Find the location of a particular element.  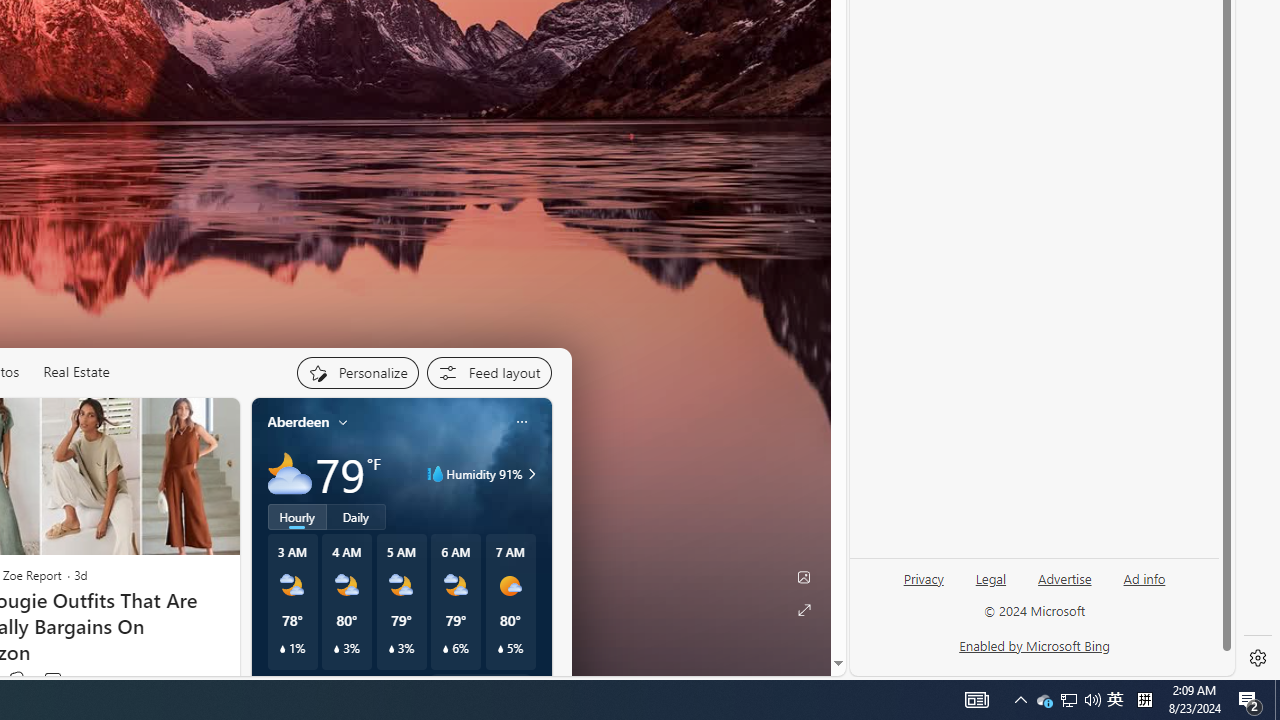

'Class: icon-img' is located at coordinates (521, 420).